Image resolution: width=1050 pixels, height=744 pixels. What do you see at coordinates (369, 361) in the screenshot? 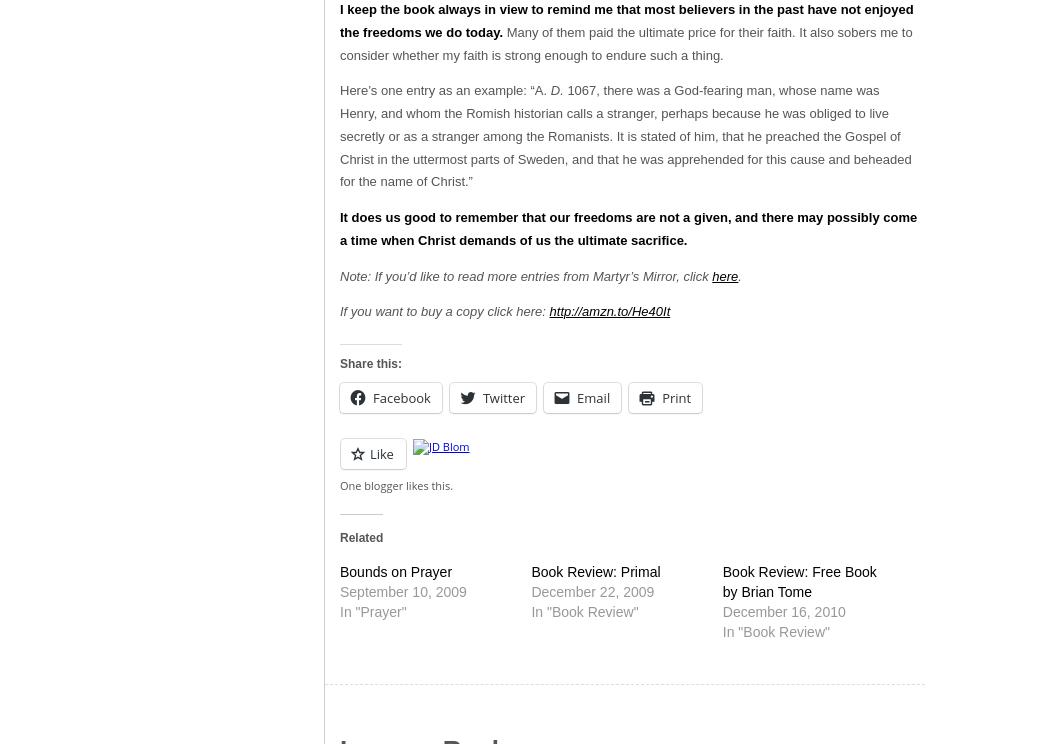
I see `'Share this:'` at bounding box center [369, 361].